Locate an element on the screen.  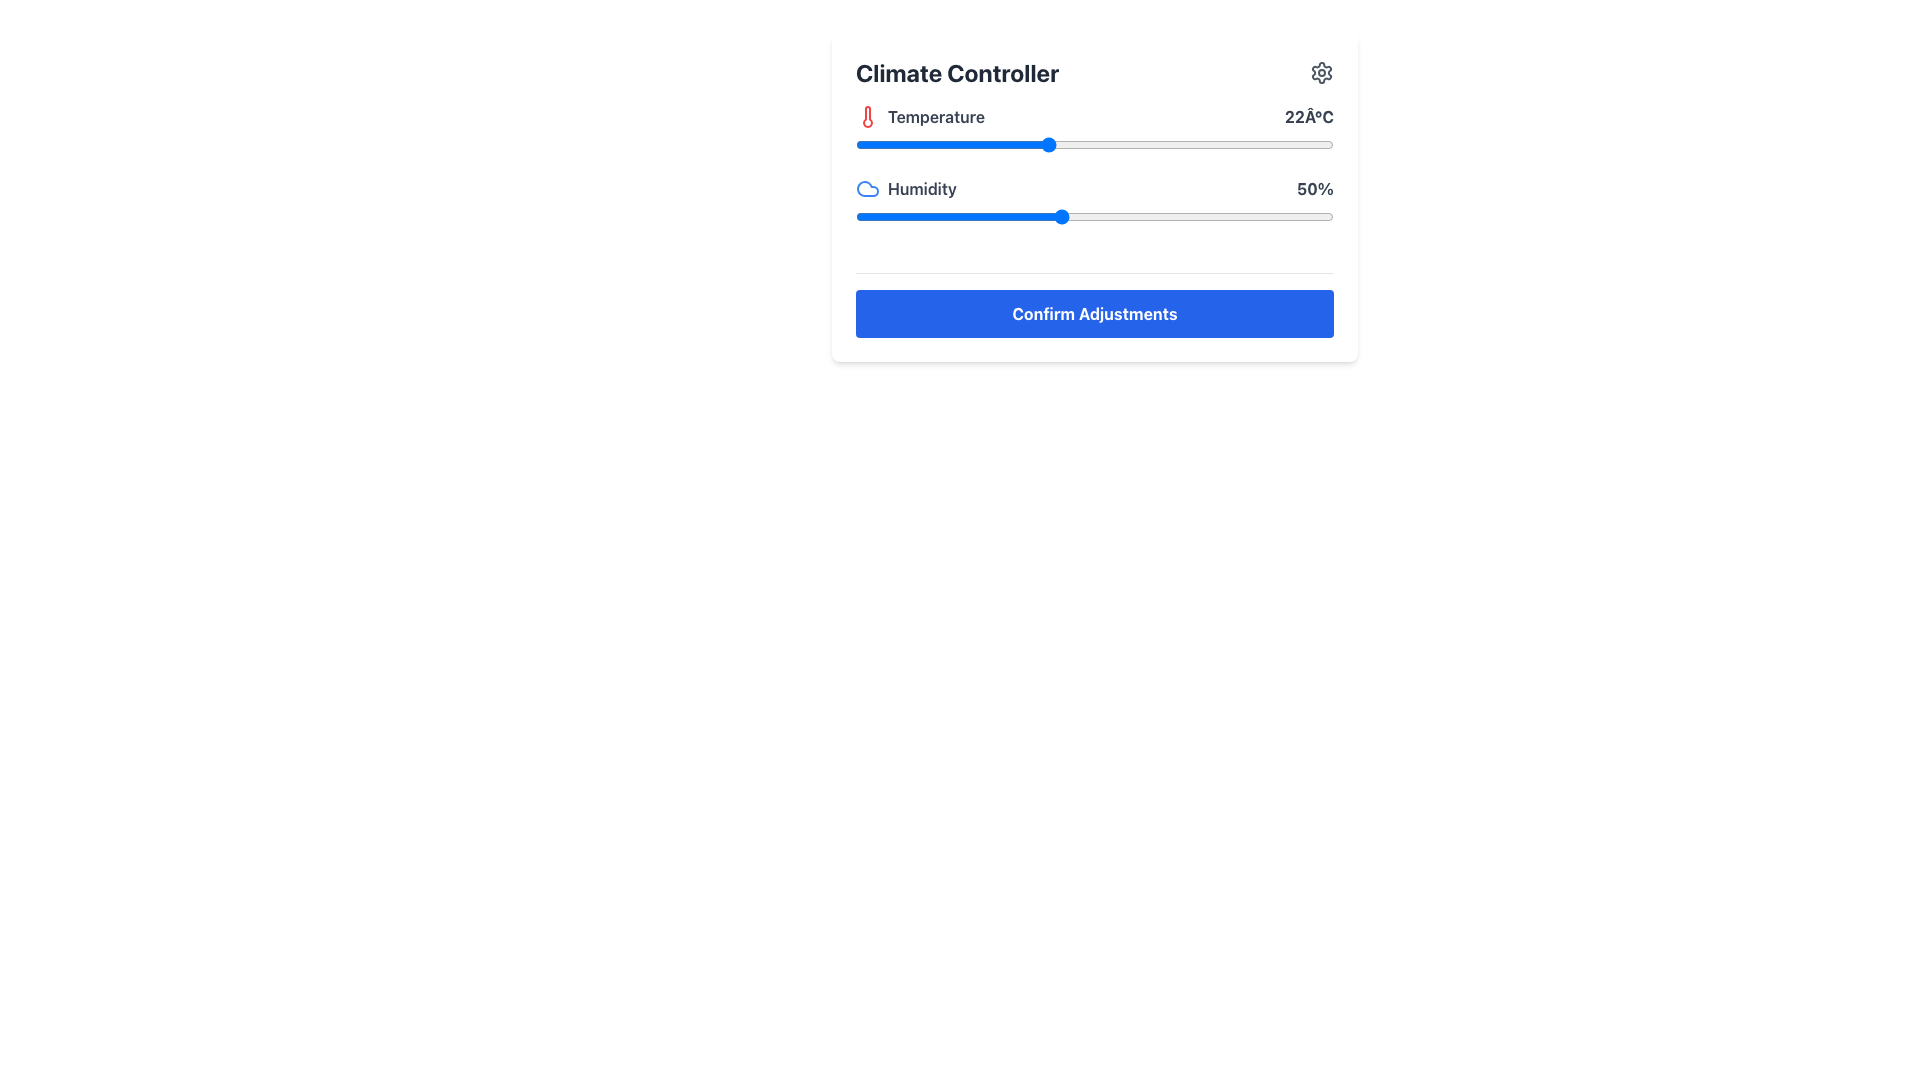
the 'Temperature' text label, which is a bold gray text aligned next to a red thermometer icon in the 'Climate Controller' panel is located at coordinates (935, 116).